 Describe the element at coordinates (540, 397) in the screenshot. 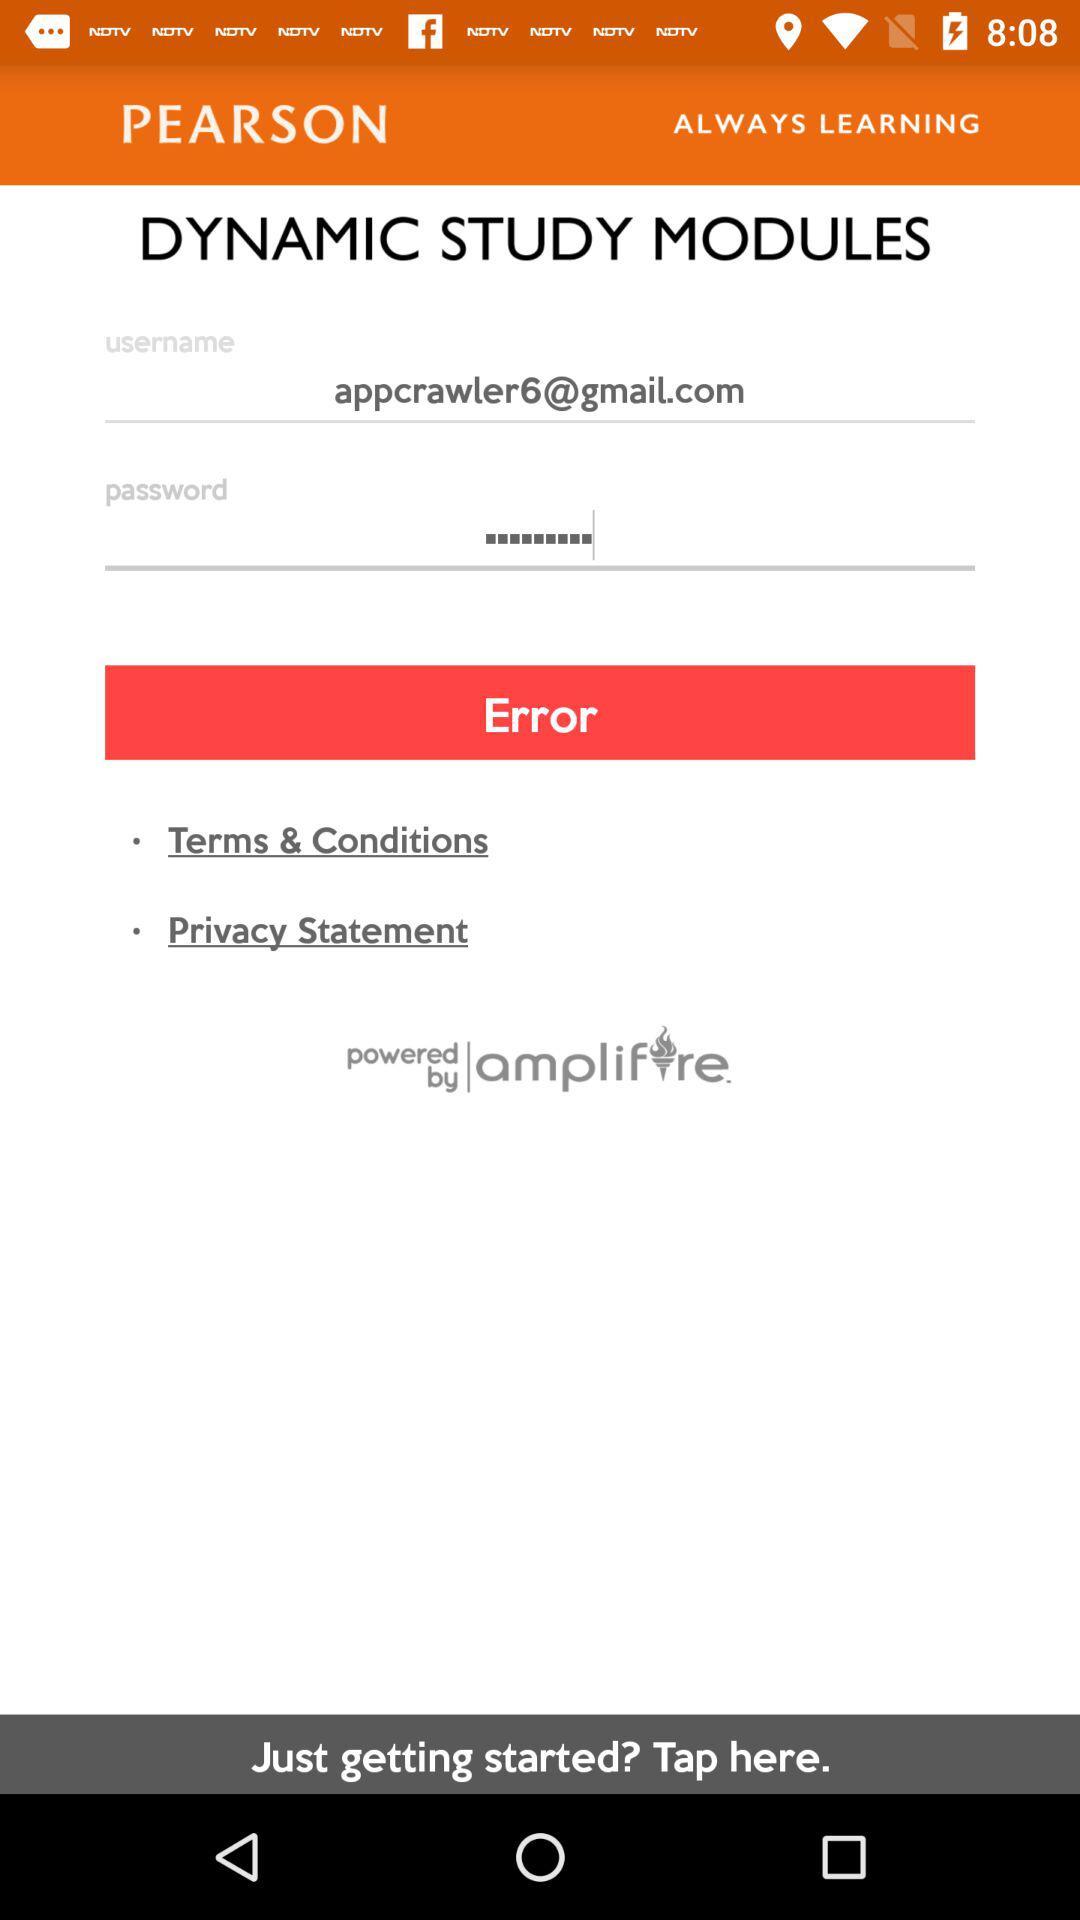

I see `the appcrawler6@gmail.com item` at that location.